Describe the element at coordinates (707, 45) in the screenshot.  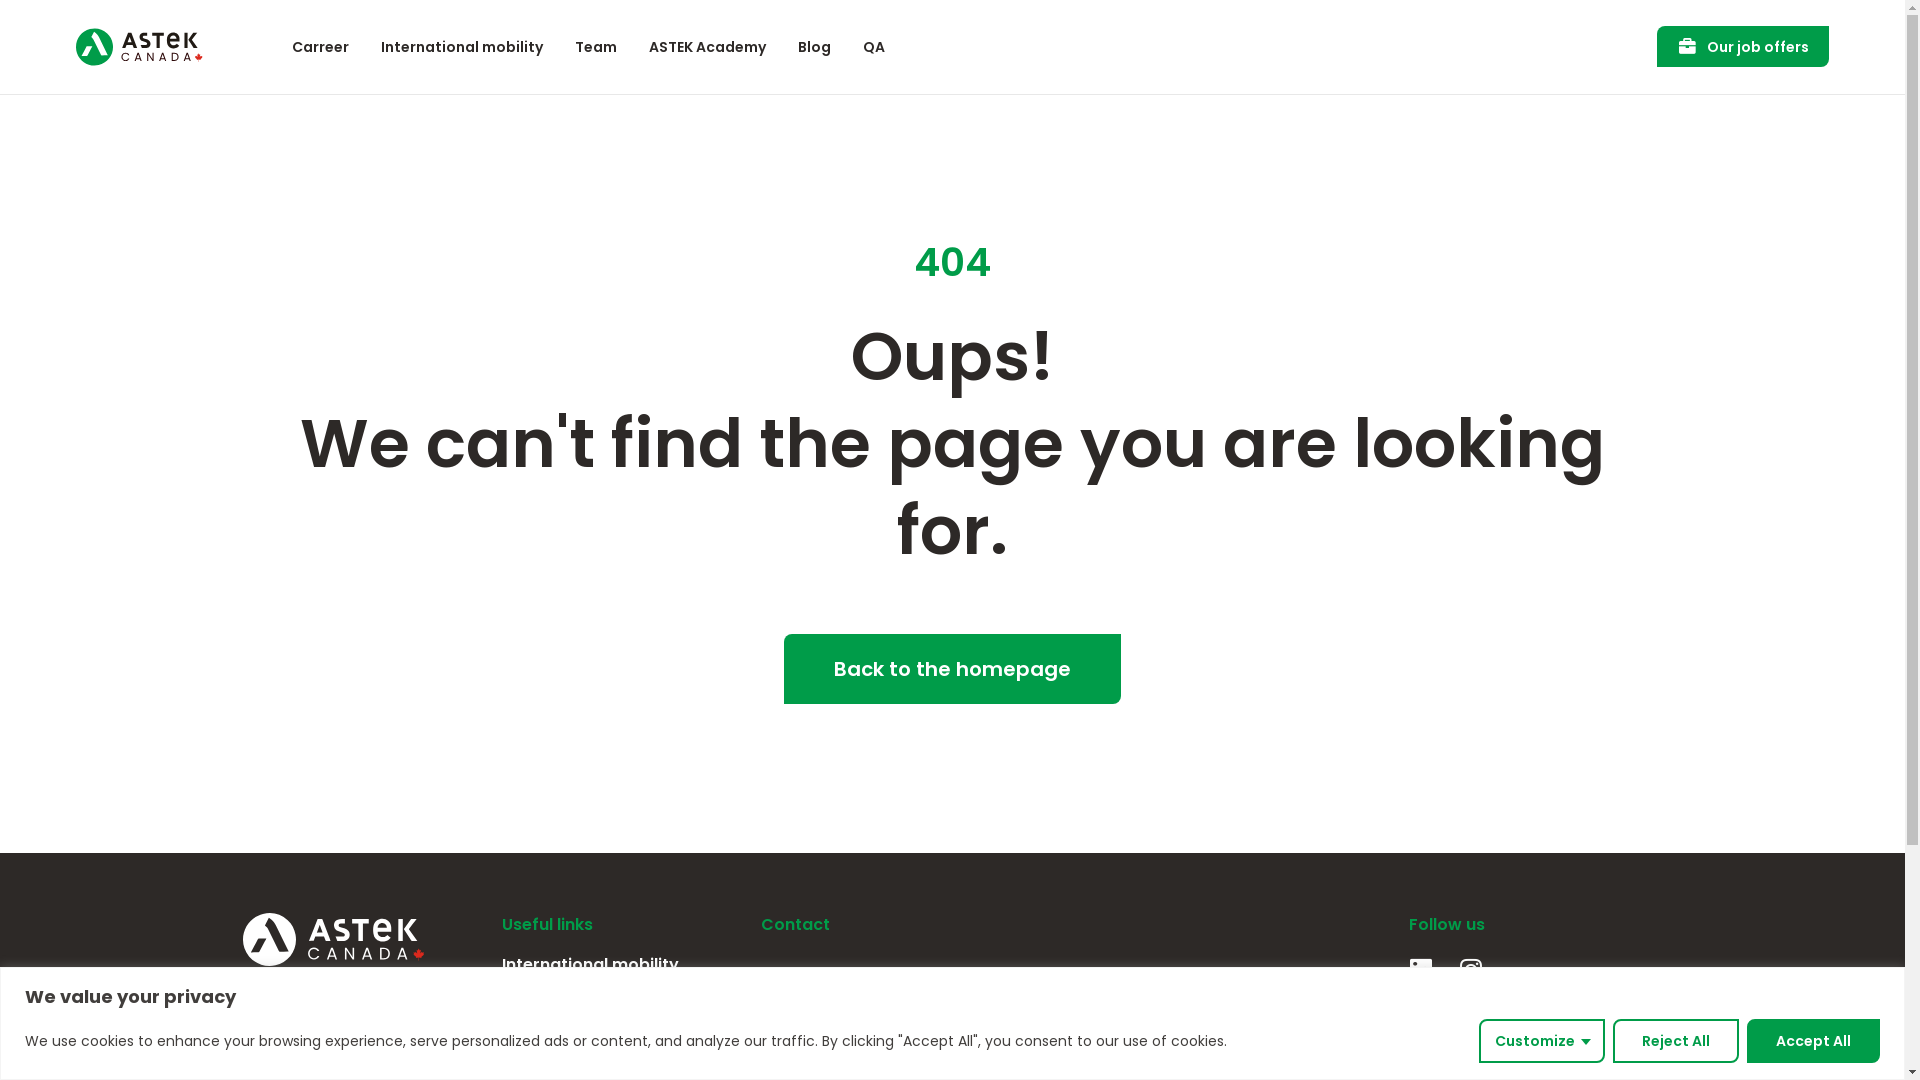
I see `'ASTEK Academy'` at that location.